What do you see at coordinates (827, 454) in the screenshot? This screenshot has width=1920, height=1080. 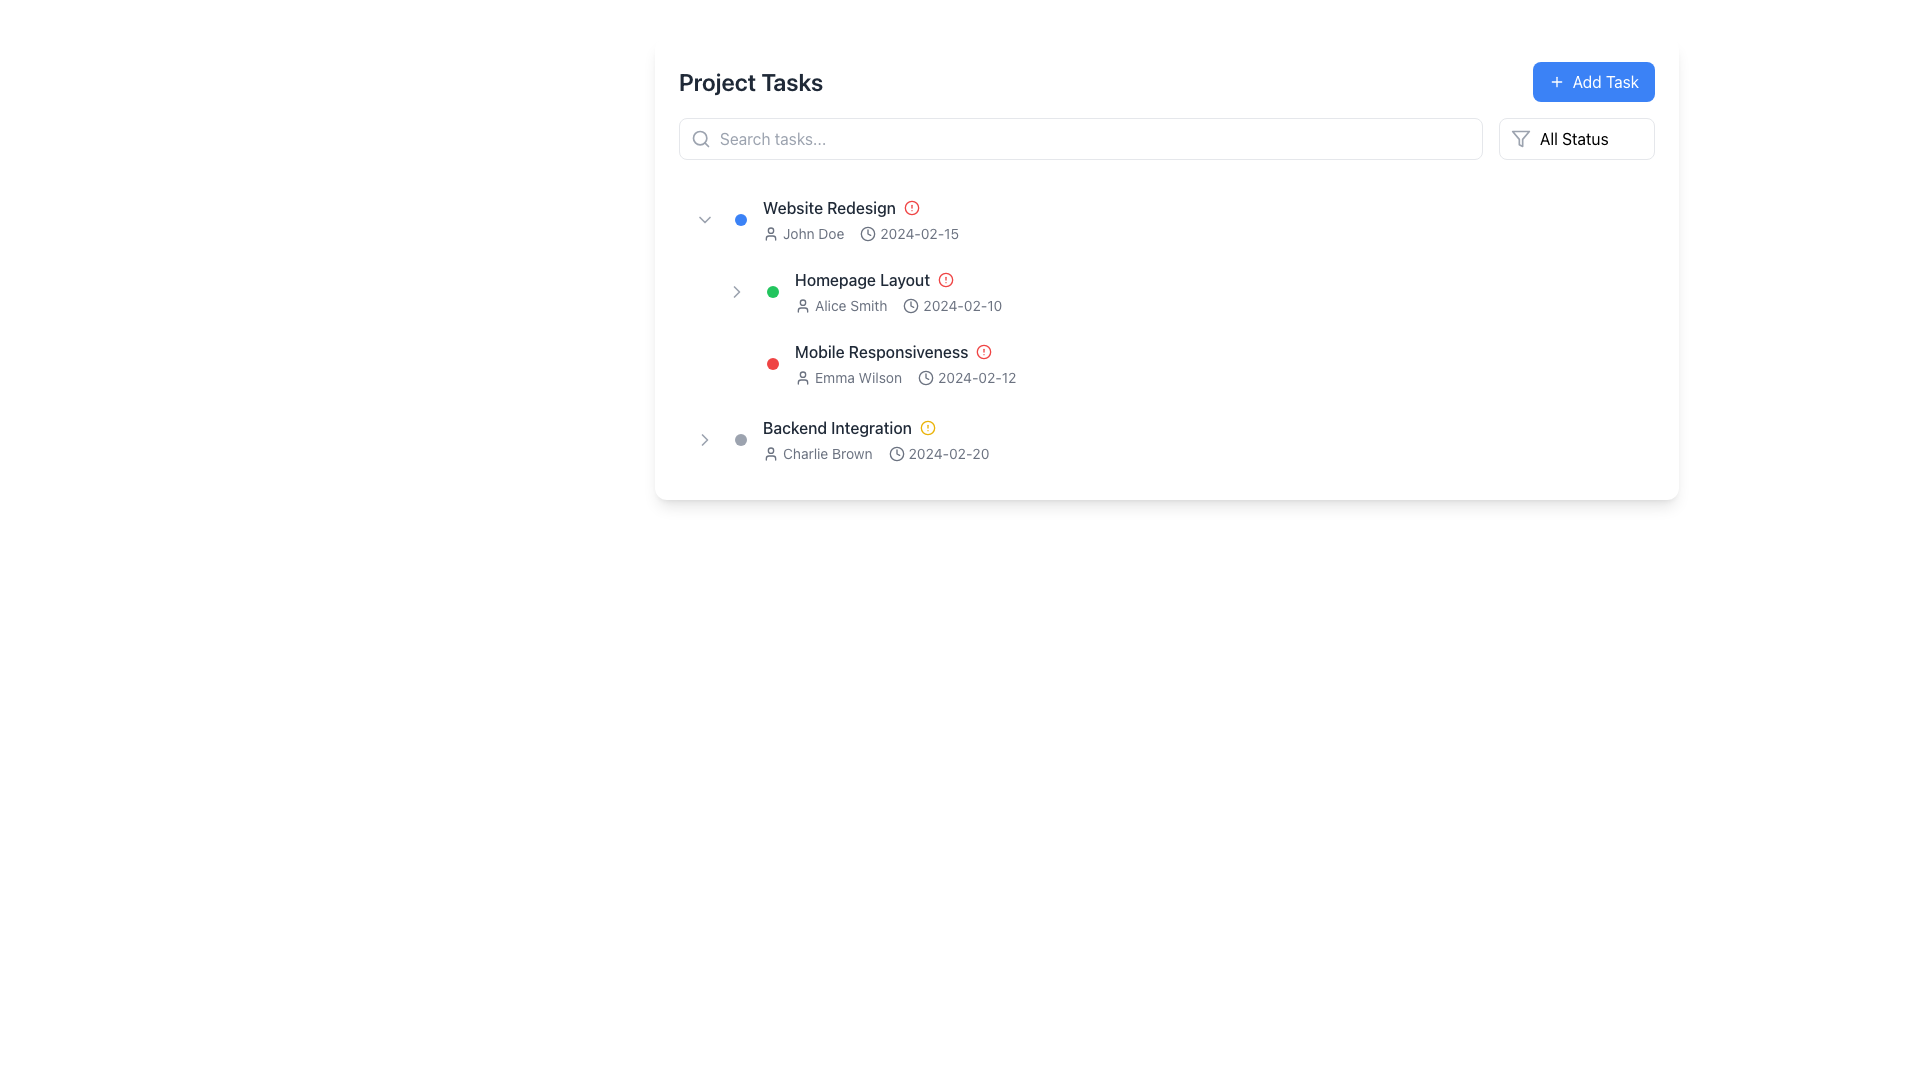 I see `the text label displaying the name of the individual assigned to the task 'Backend Integration', located in the list under 'Project Tasks', to the right of the user icon` at bounding box center [827, 454].